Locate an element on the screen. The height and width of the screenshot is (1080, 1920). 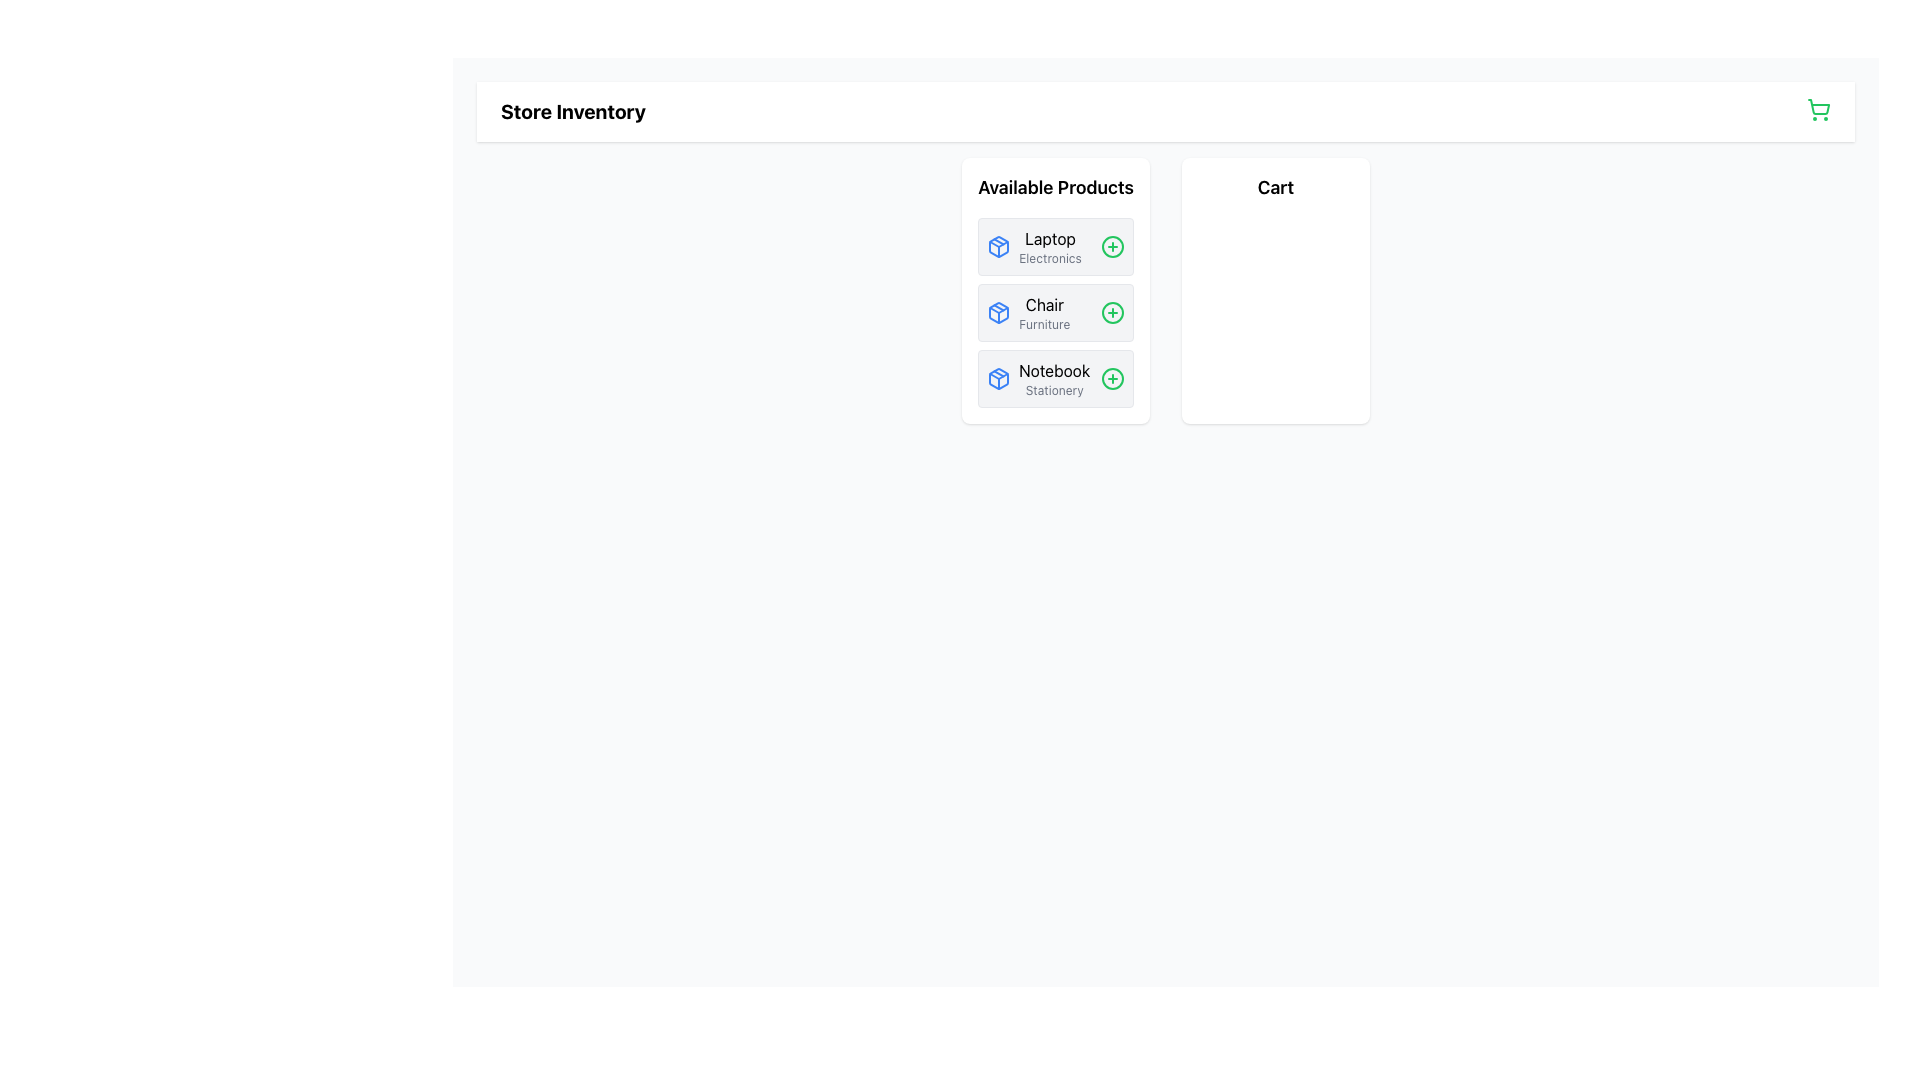
the second Card component in the 'Available Products' section is located at coordinates (1028, 312).